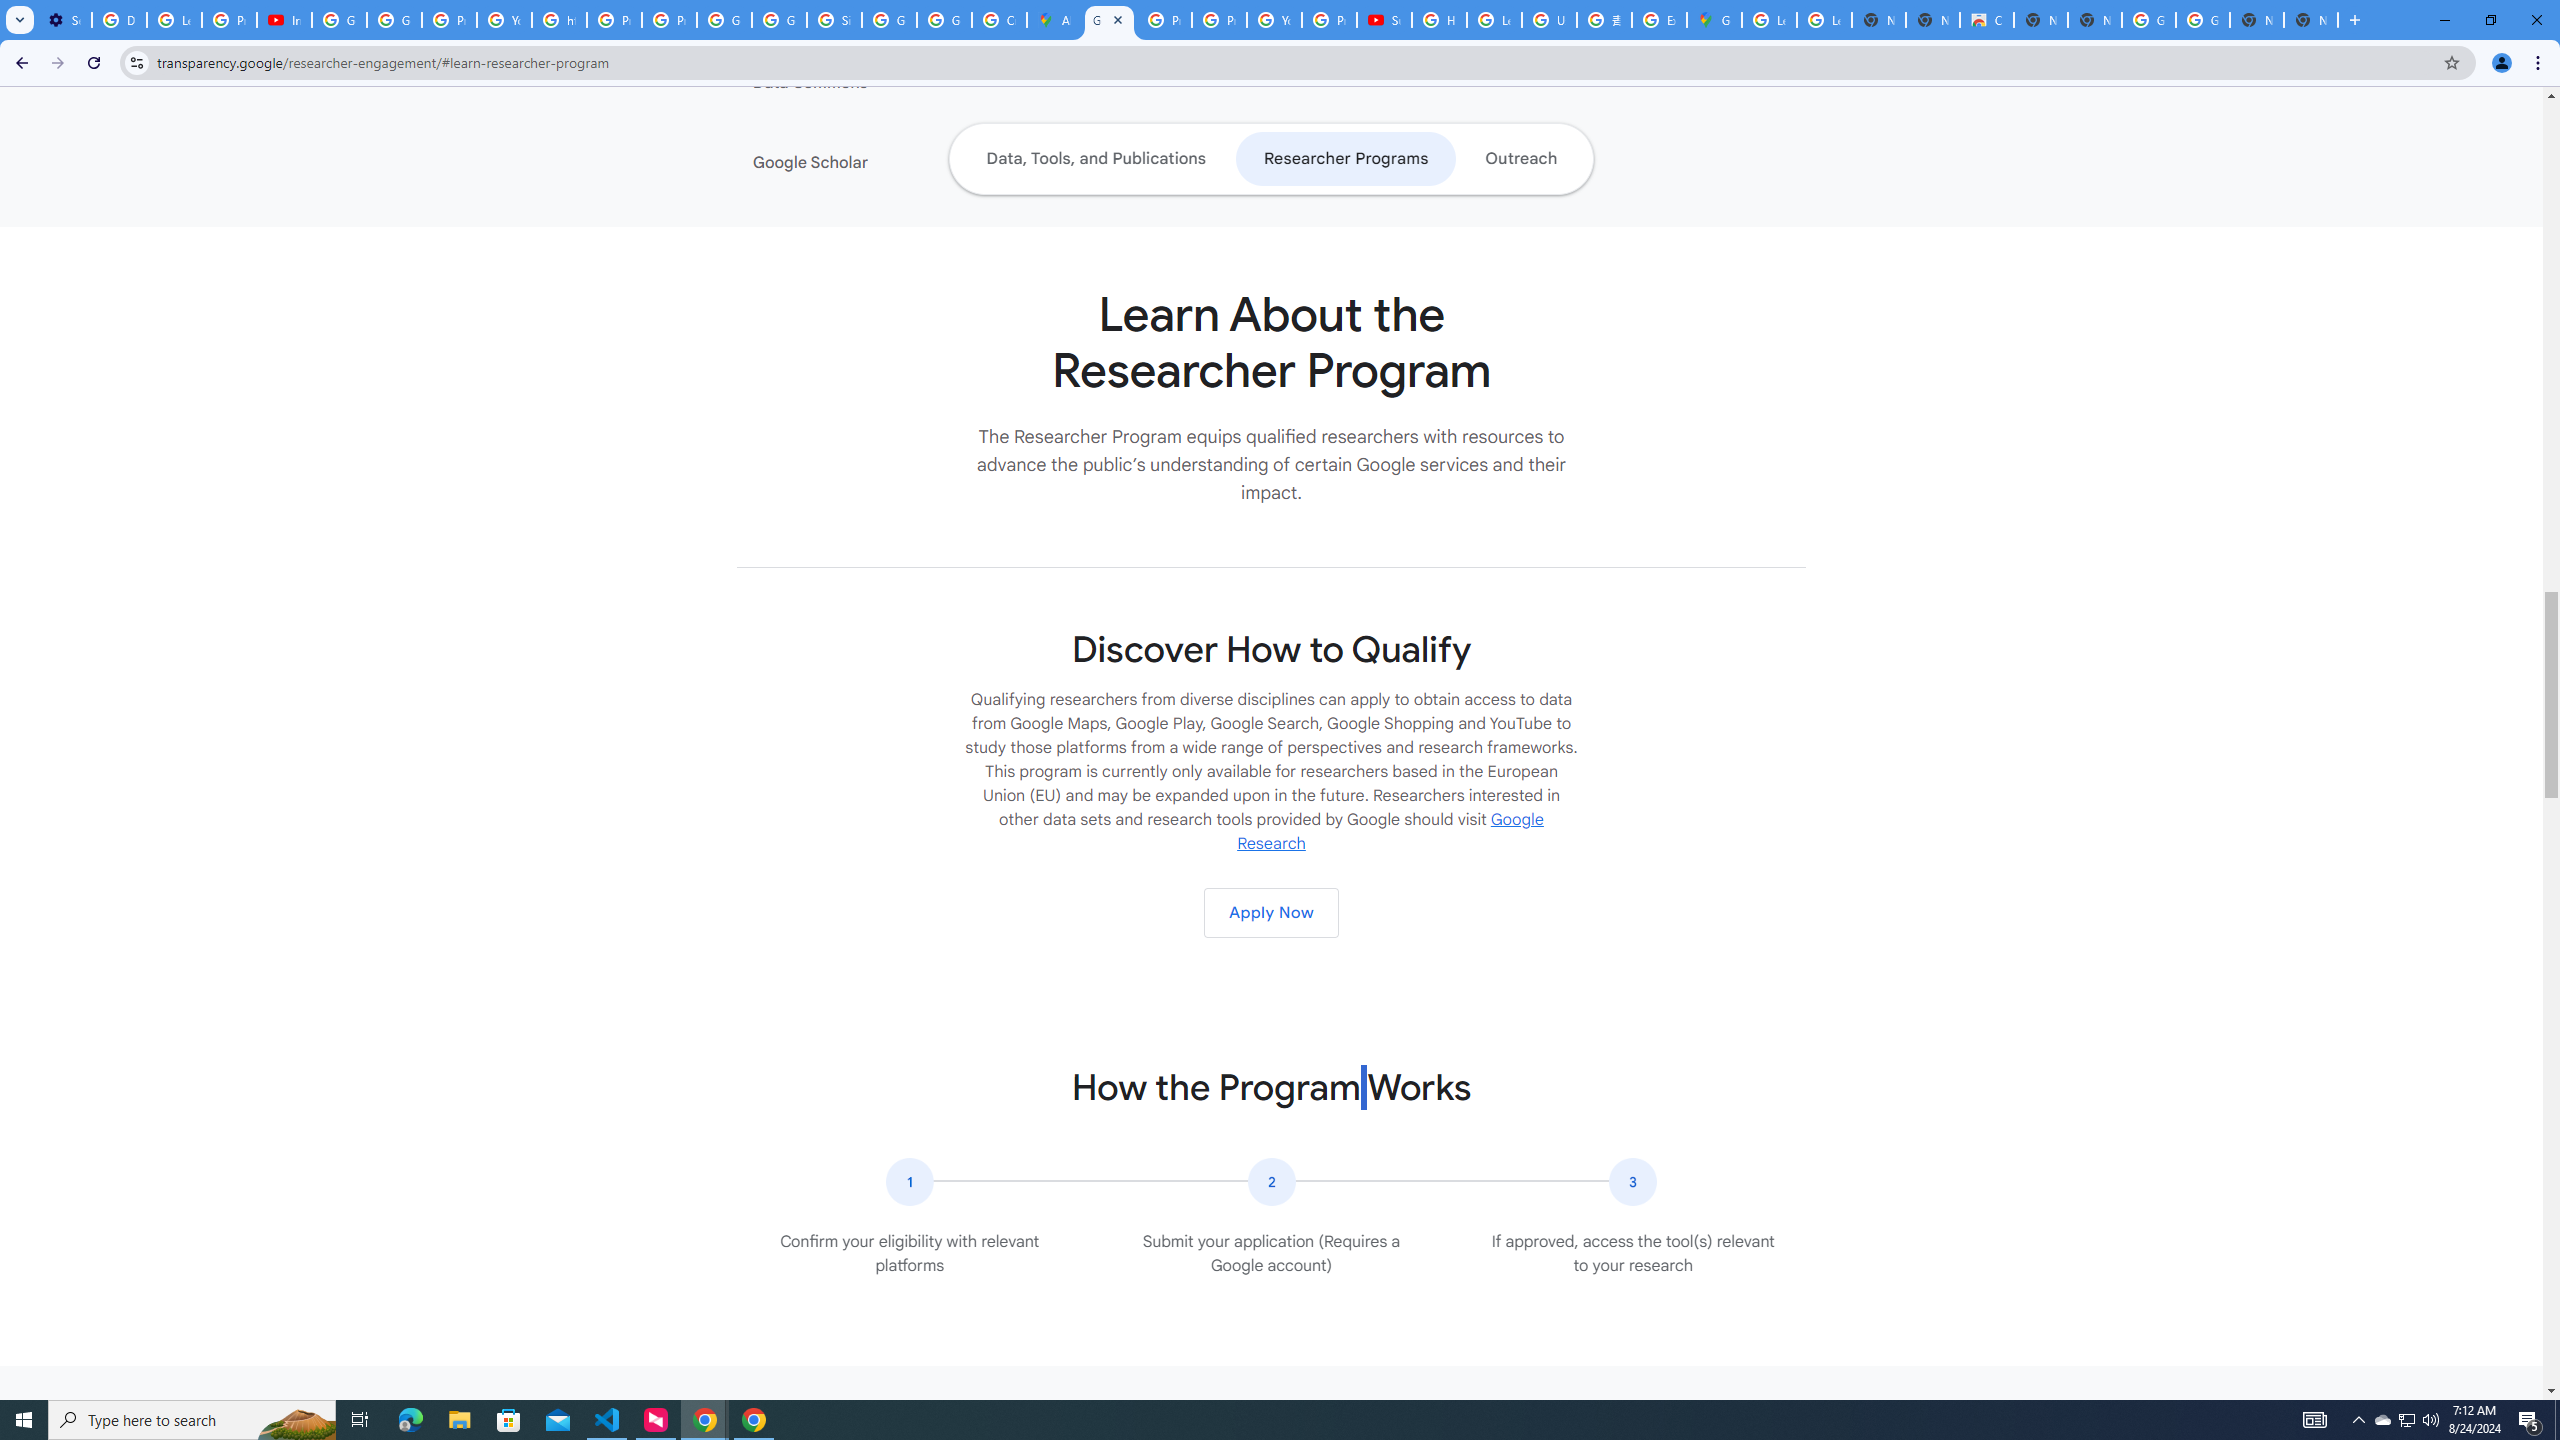 Image resolution: width=2560 pixels, height=1440 pixels. Describe the element at coordinates (998, 19) in the screenshot. I see `'Create your Google Account'` at that location.